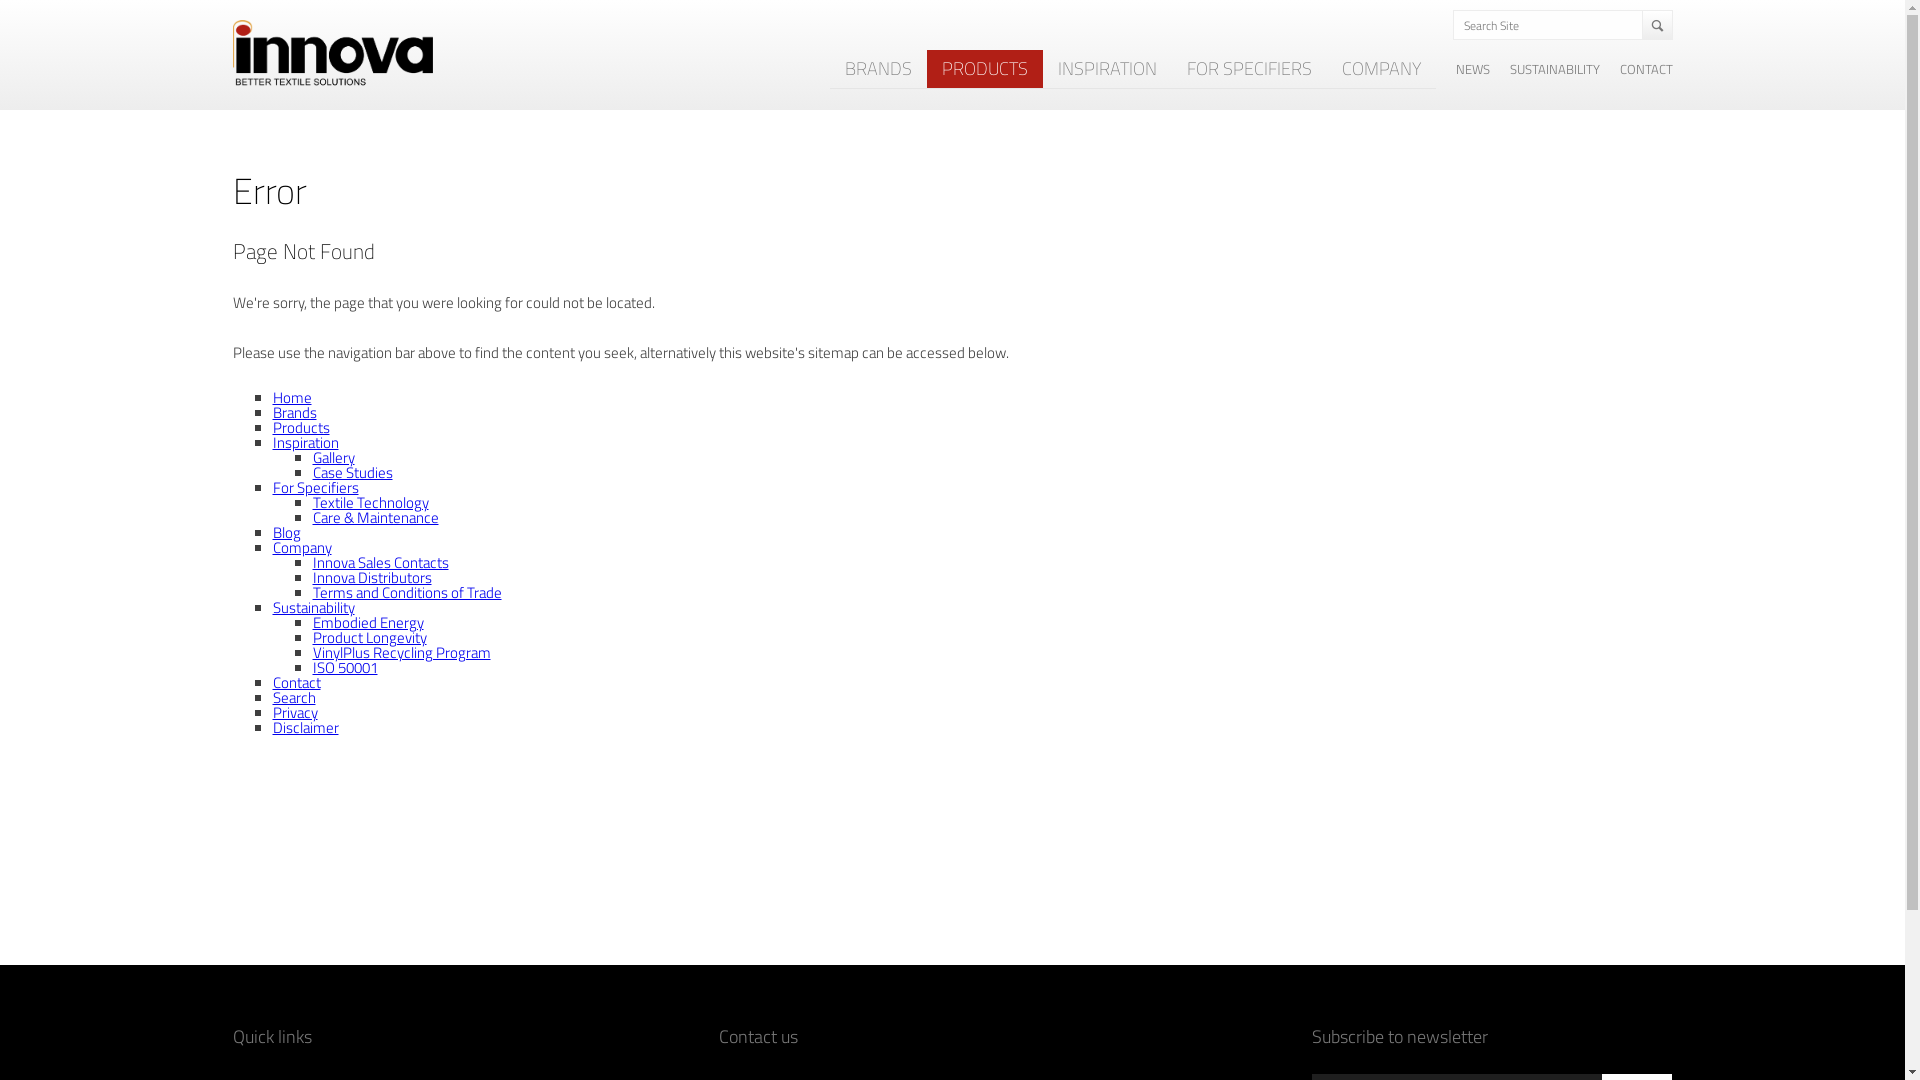 The height and width of the screenshot is (1080, 1920). I want to click on 'Innova Sales Contacts', so click(379, 562).